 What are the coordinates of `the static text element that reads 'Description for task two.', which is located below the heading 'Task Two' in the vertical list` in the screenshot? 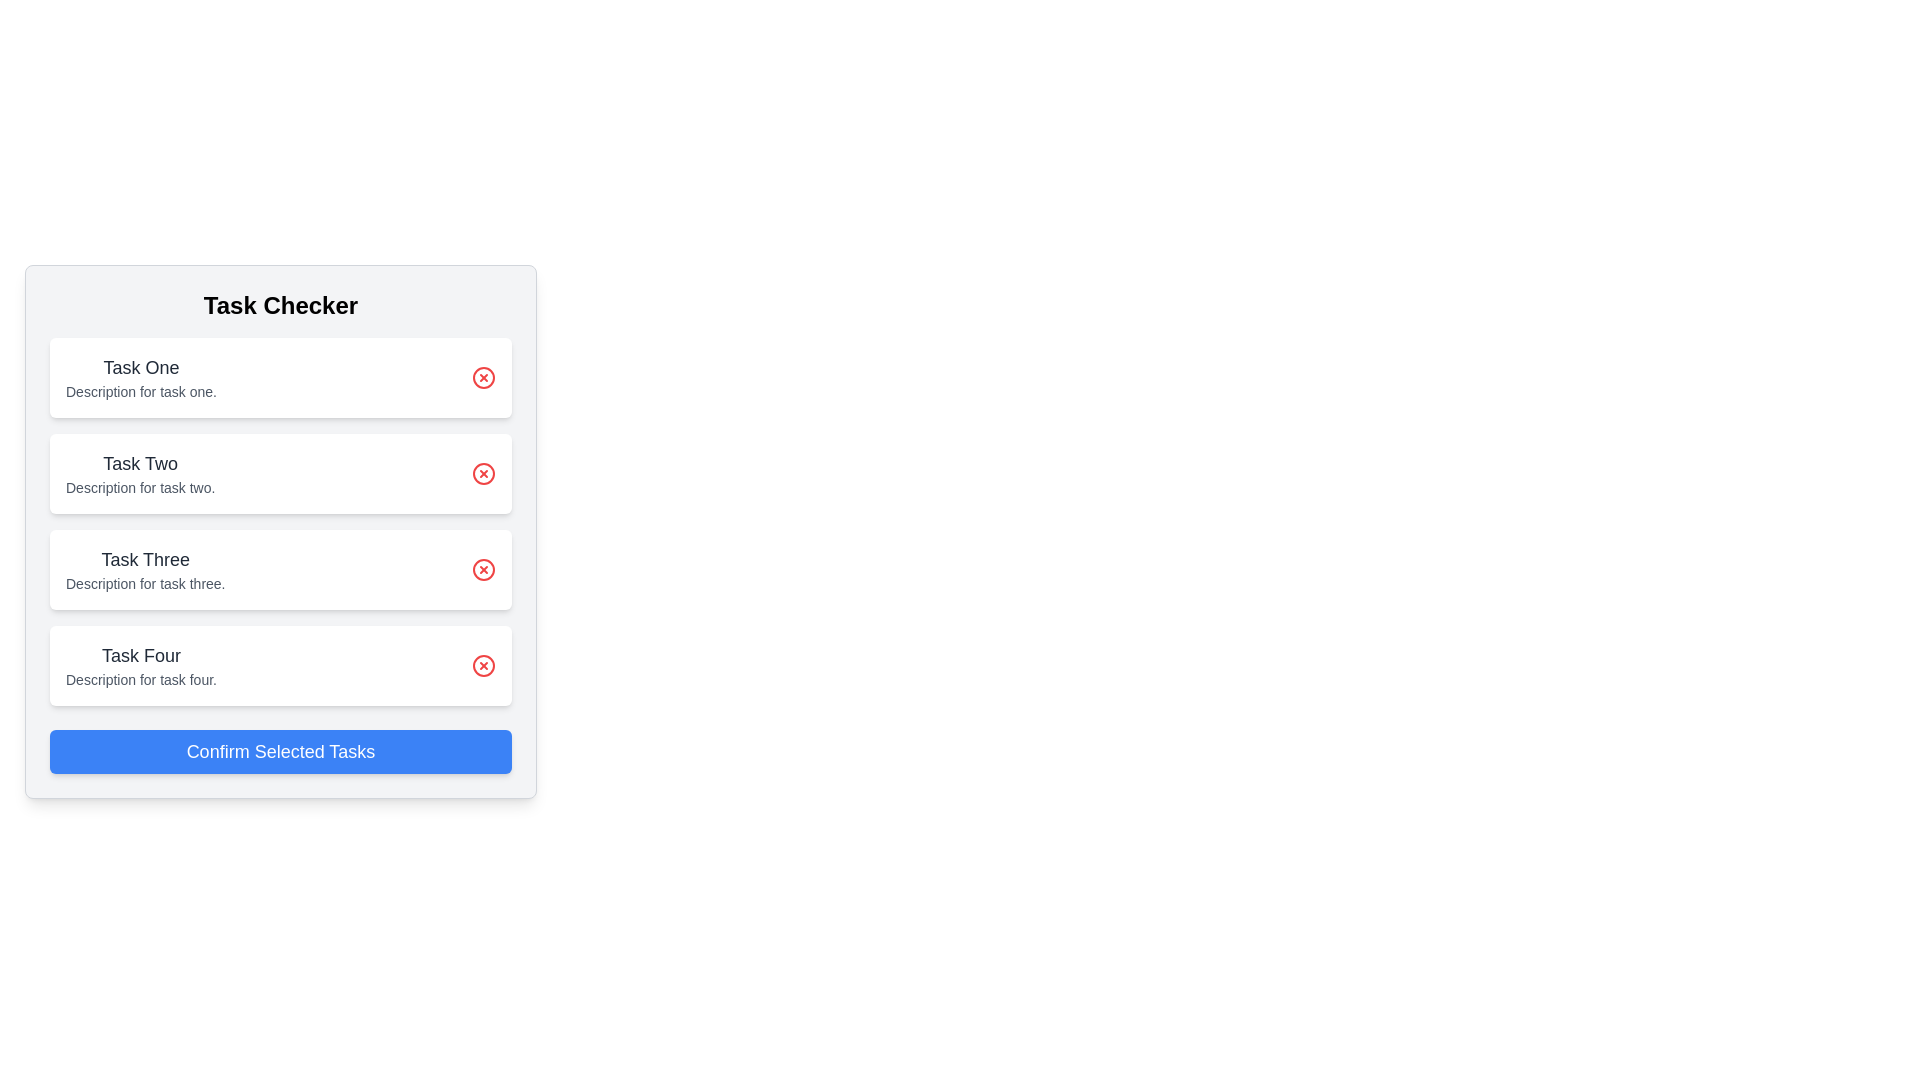 It's located at (139, 488).